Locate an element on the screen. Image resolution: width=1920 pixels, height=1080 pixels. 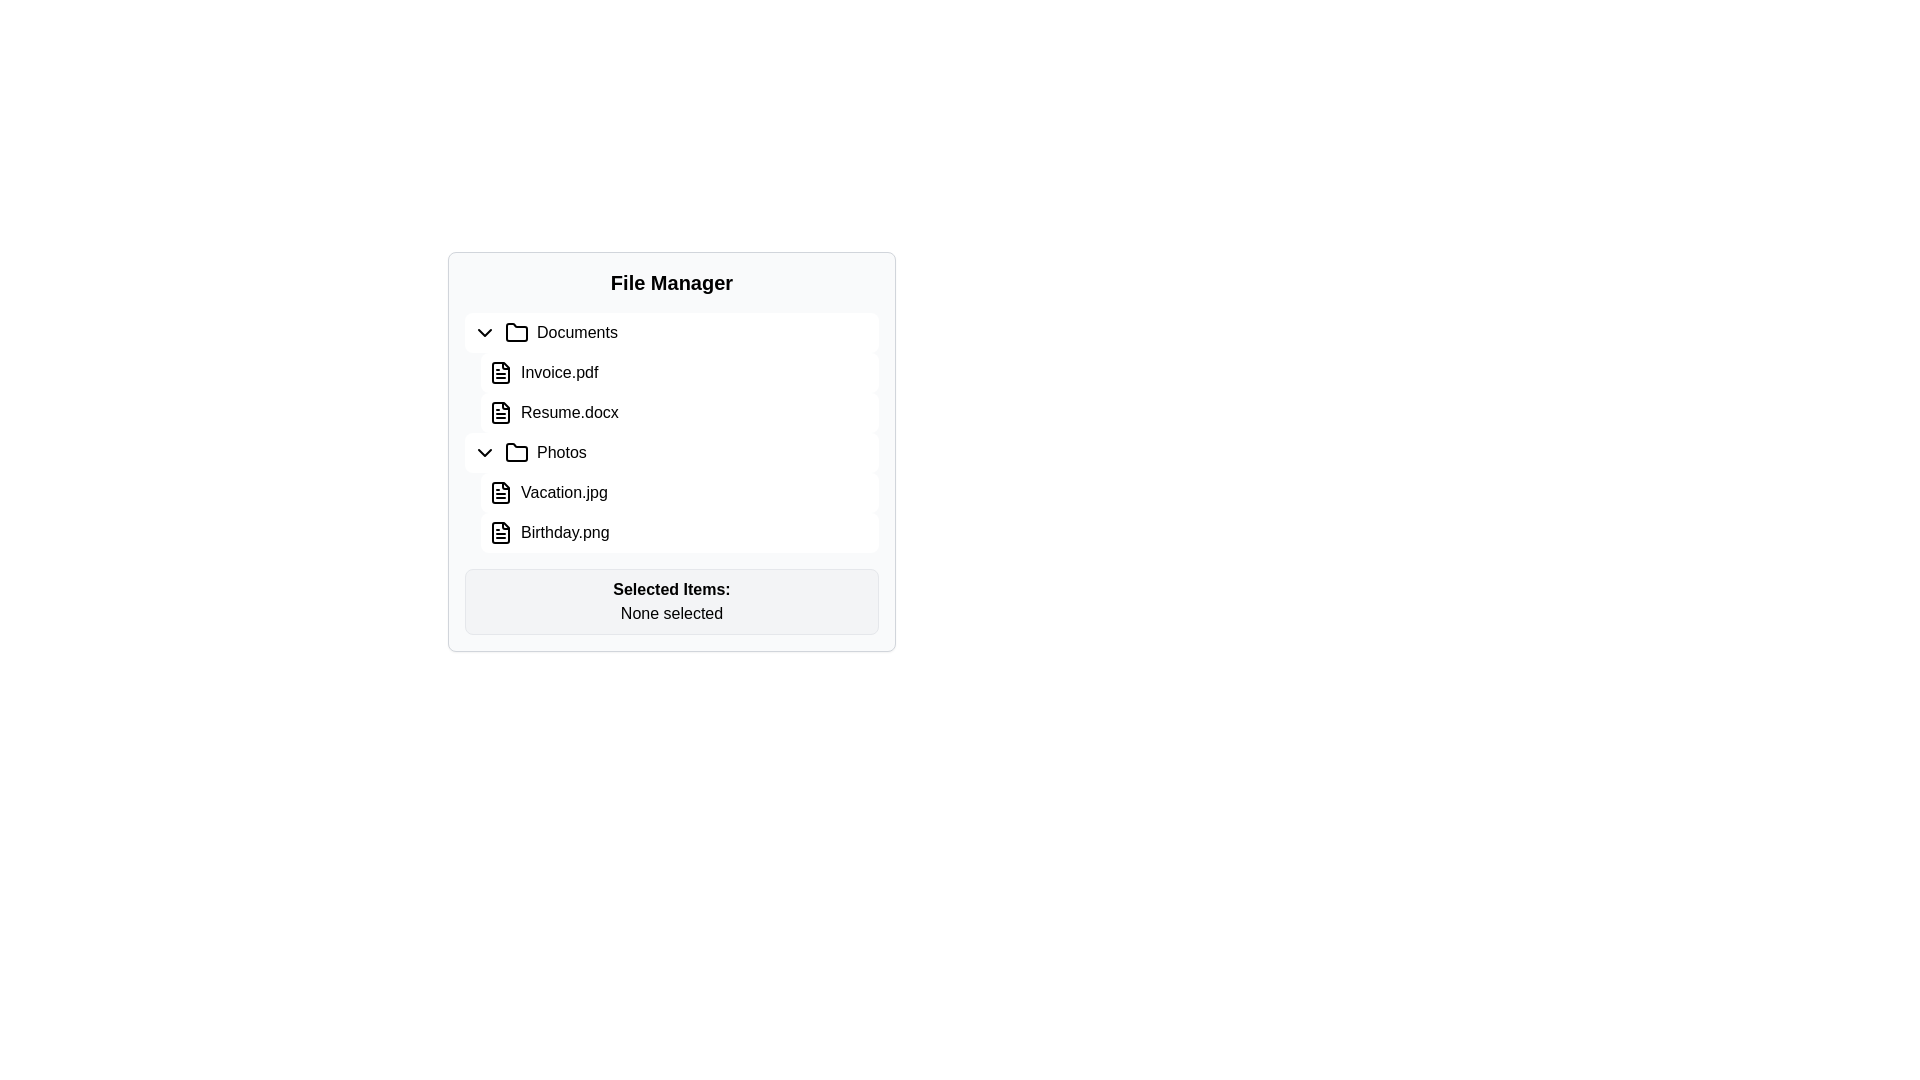
the graphical icon styled as a sheet of paper that represents the file type for 'Birthday.png', located to the left of its label in the file list is located at coordinates (500, 531).